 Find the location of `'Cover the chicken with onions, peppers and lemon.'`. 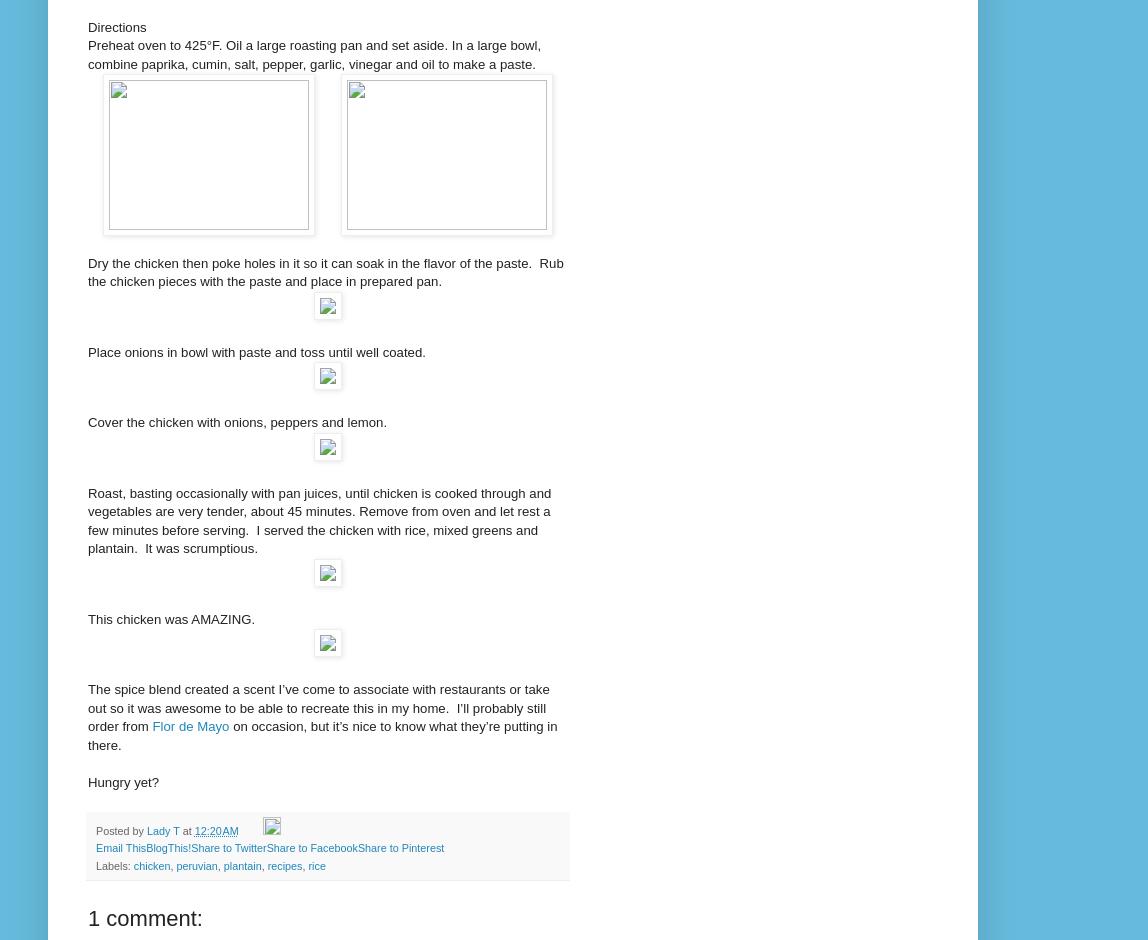

'Cover the chicken with onions, peppers and lemon.' is located at coordinates (239, 422).